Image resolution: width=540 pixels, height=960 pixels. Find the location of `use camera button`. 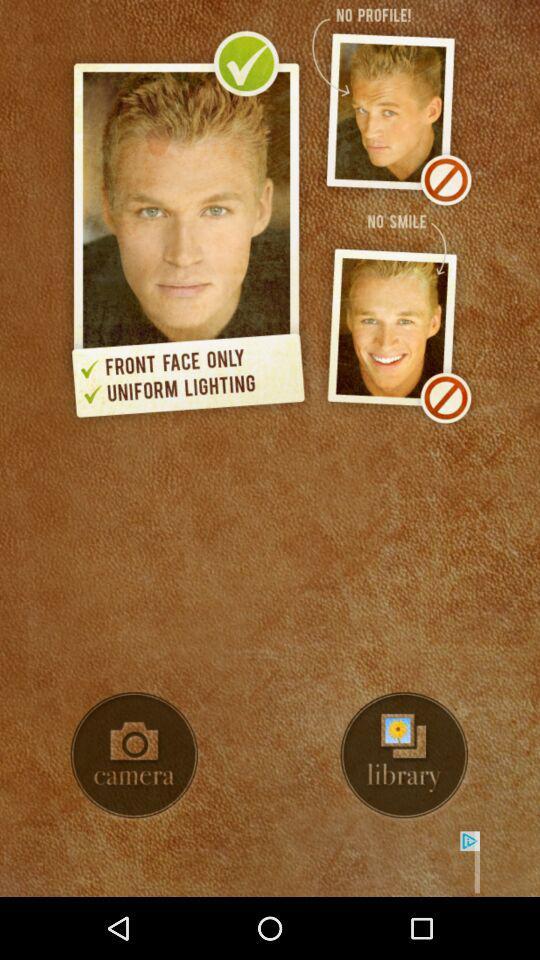

use camera button is located at coordinates (135, 754).